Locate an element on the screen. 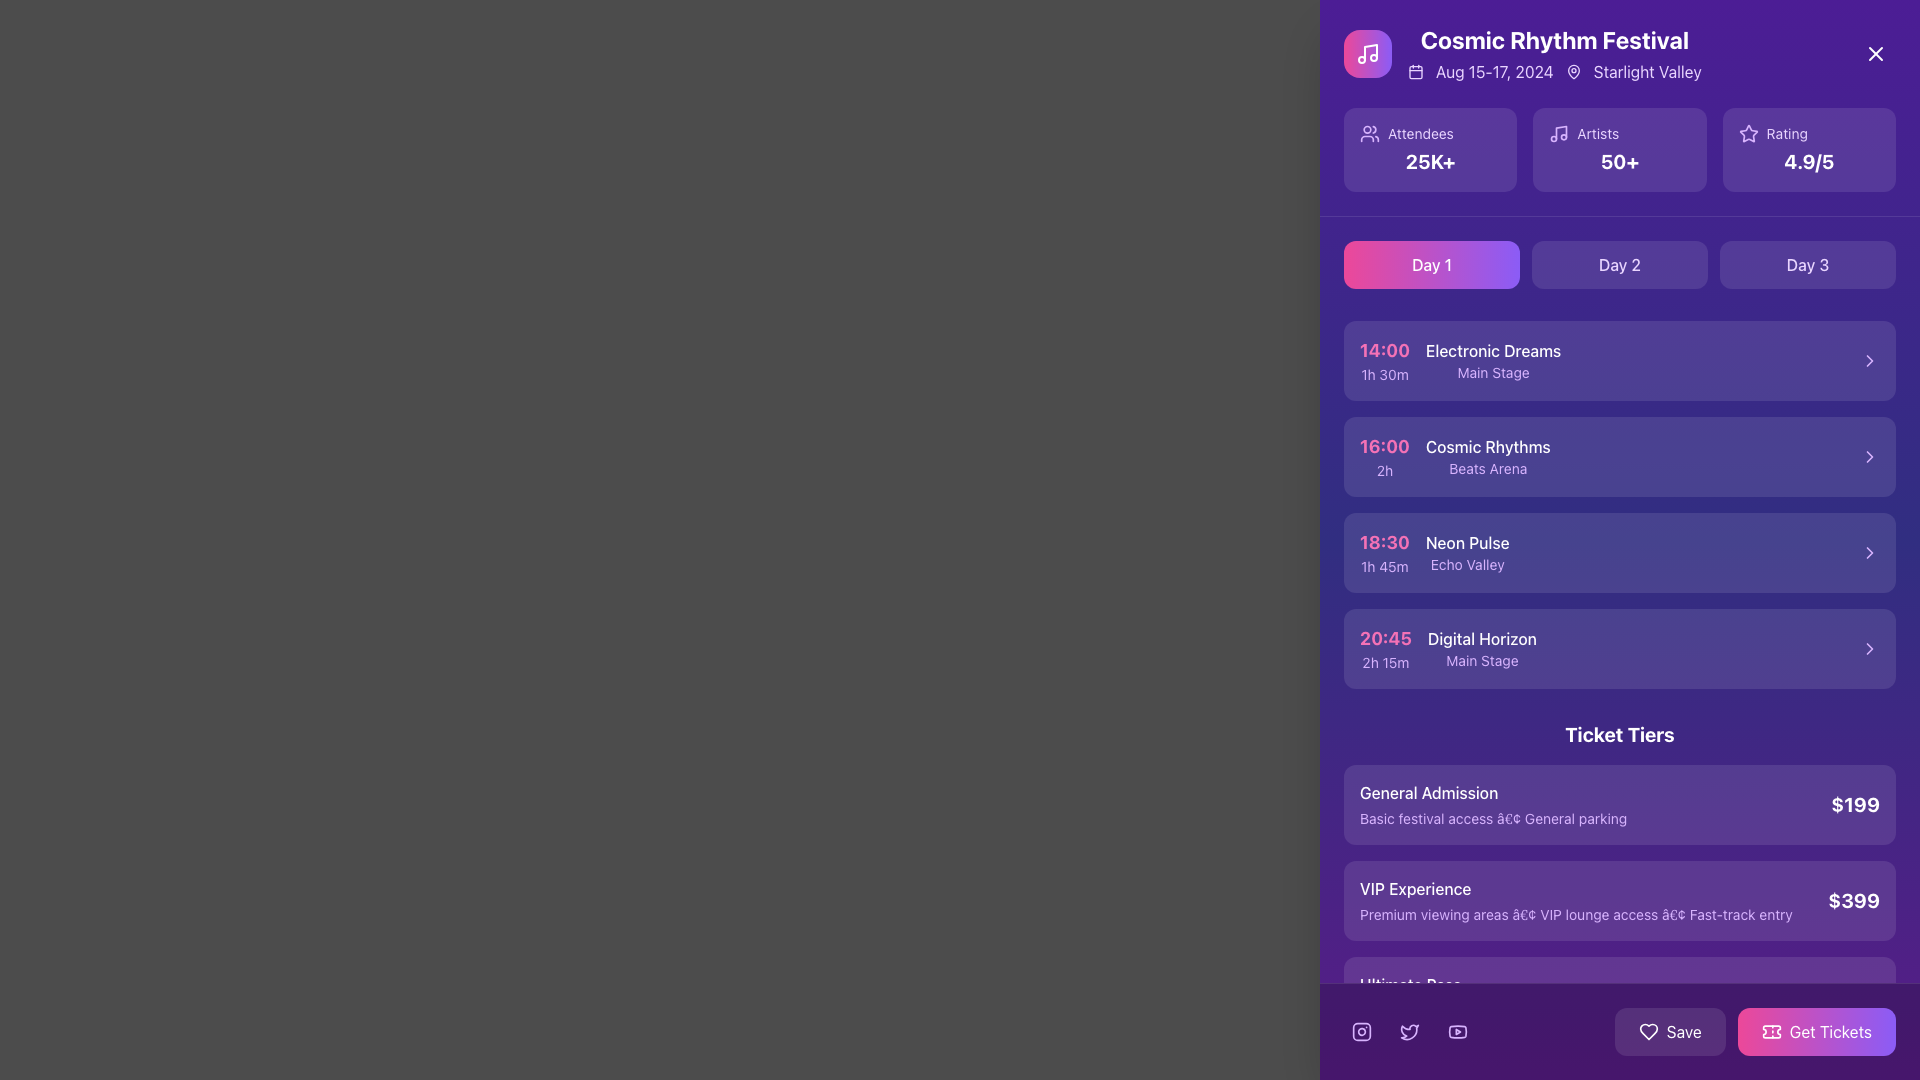 The image size is (1920, 1080). the Text Display that shows the starting time and duration of the event located in the fourth event section, preceding the event title 'Digital Horizon' is located at coordinates (1385, 648).